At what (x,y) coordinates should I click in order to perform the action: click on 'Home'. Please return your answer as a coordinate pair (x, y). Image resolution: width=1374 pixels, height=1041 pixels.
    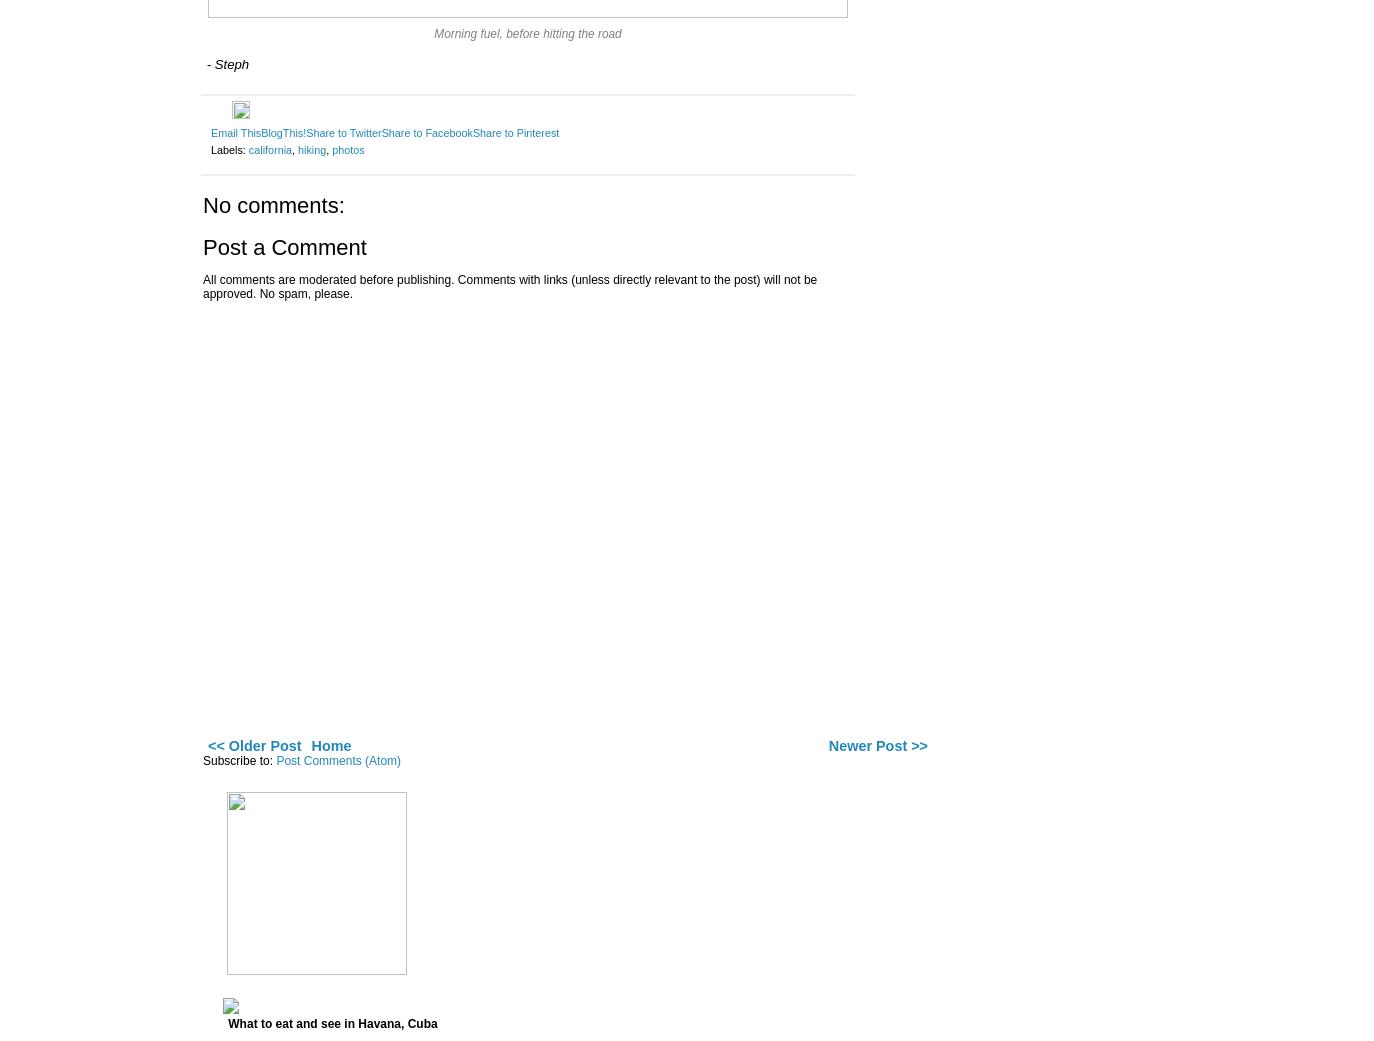
    Looking at the image, I should click on (329, 745).